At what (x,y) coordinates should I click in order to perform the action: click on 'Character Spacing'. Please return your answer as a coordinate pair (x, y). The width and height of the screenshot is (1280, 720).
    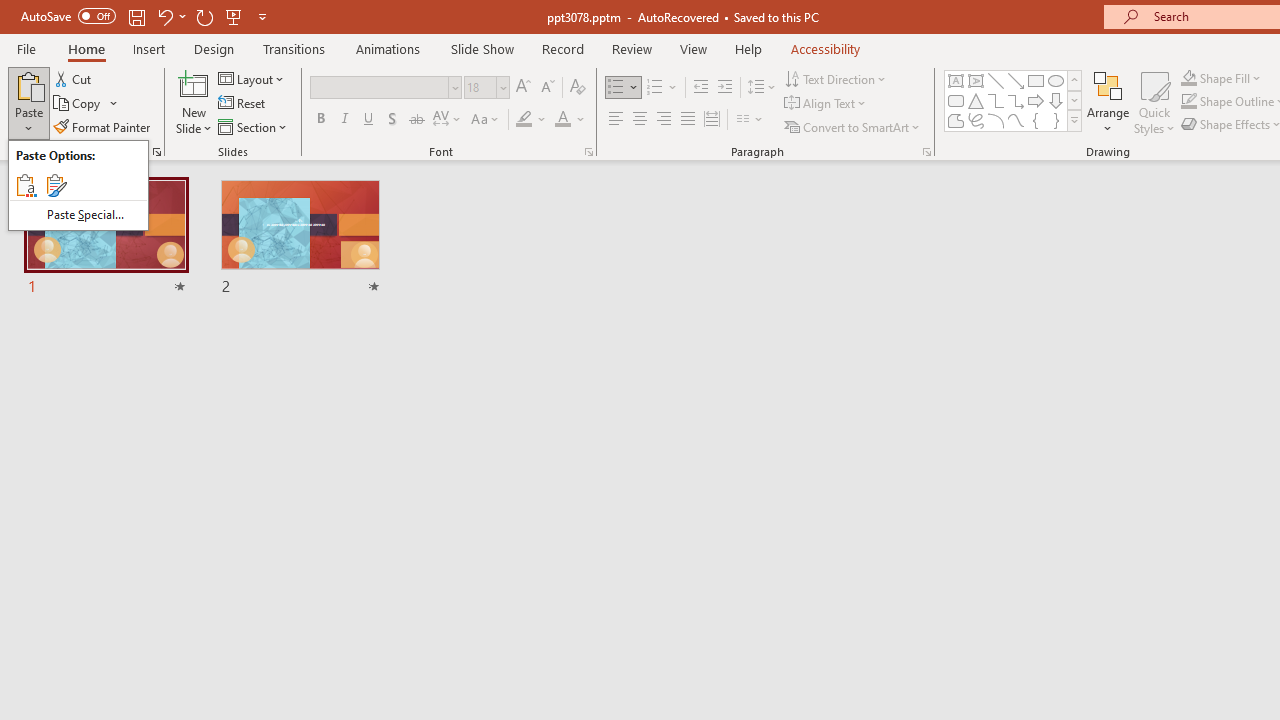
    Looking at the image, I should click on (447, 119).